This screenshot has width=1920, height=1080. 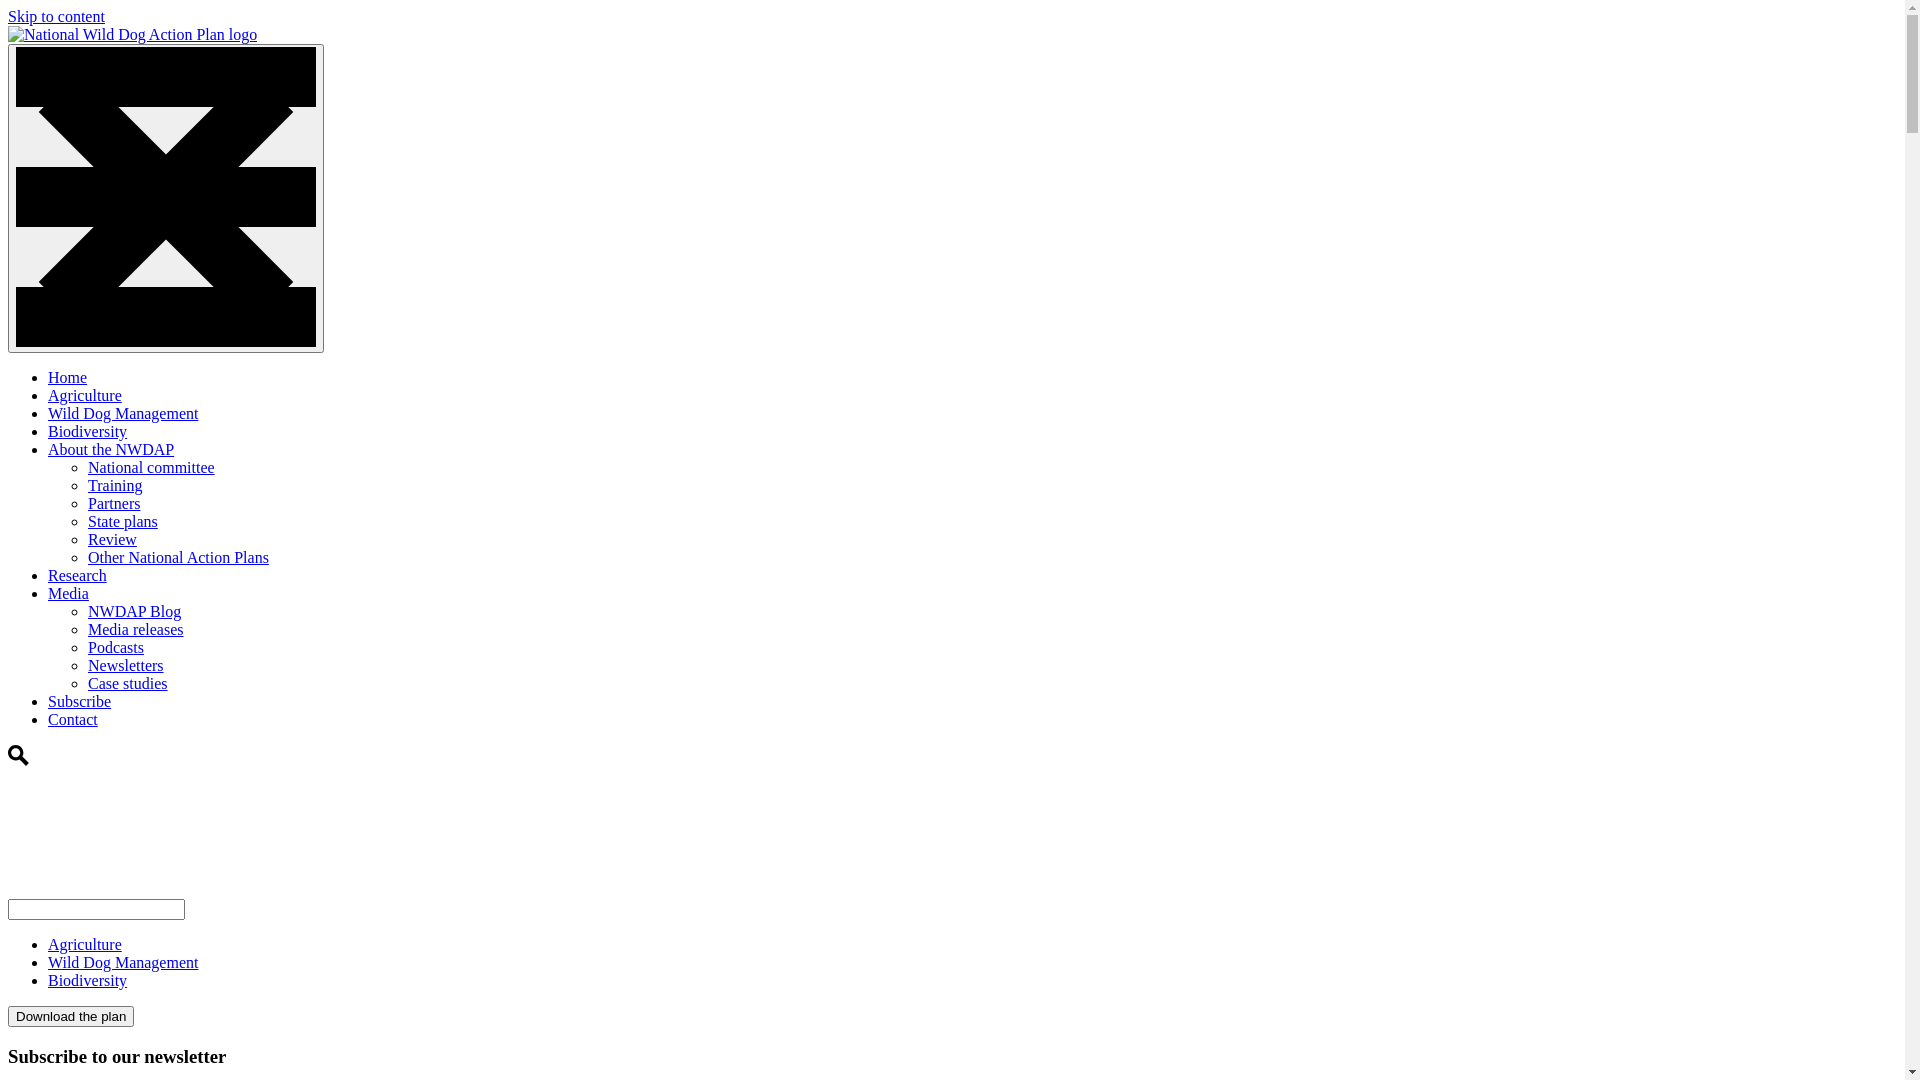 What do you see at coordinates (134, 628) in the screenshot?
I see `'Media releases'` at bounding box center [134, 628].